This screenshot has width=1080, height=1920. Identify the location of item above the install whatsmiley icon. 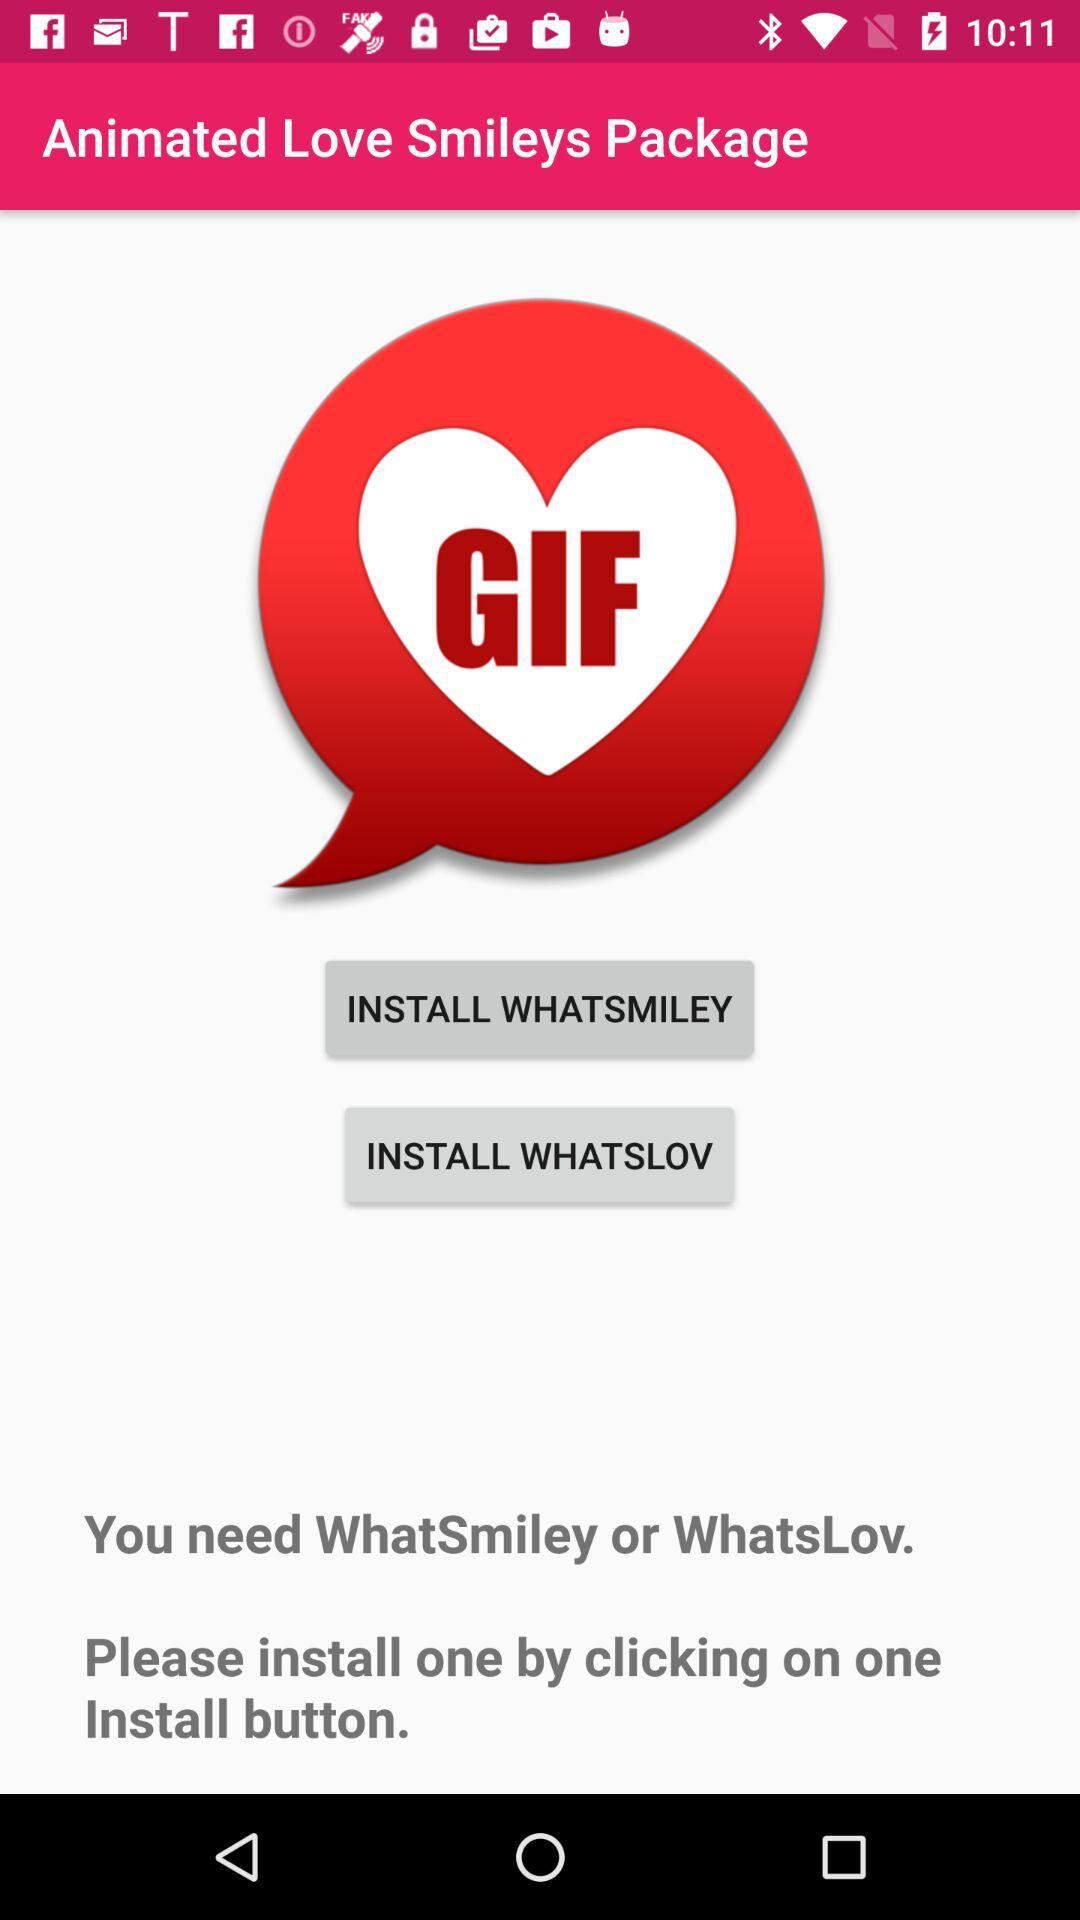
(540, 597).